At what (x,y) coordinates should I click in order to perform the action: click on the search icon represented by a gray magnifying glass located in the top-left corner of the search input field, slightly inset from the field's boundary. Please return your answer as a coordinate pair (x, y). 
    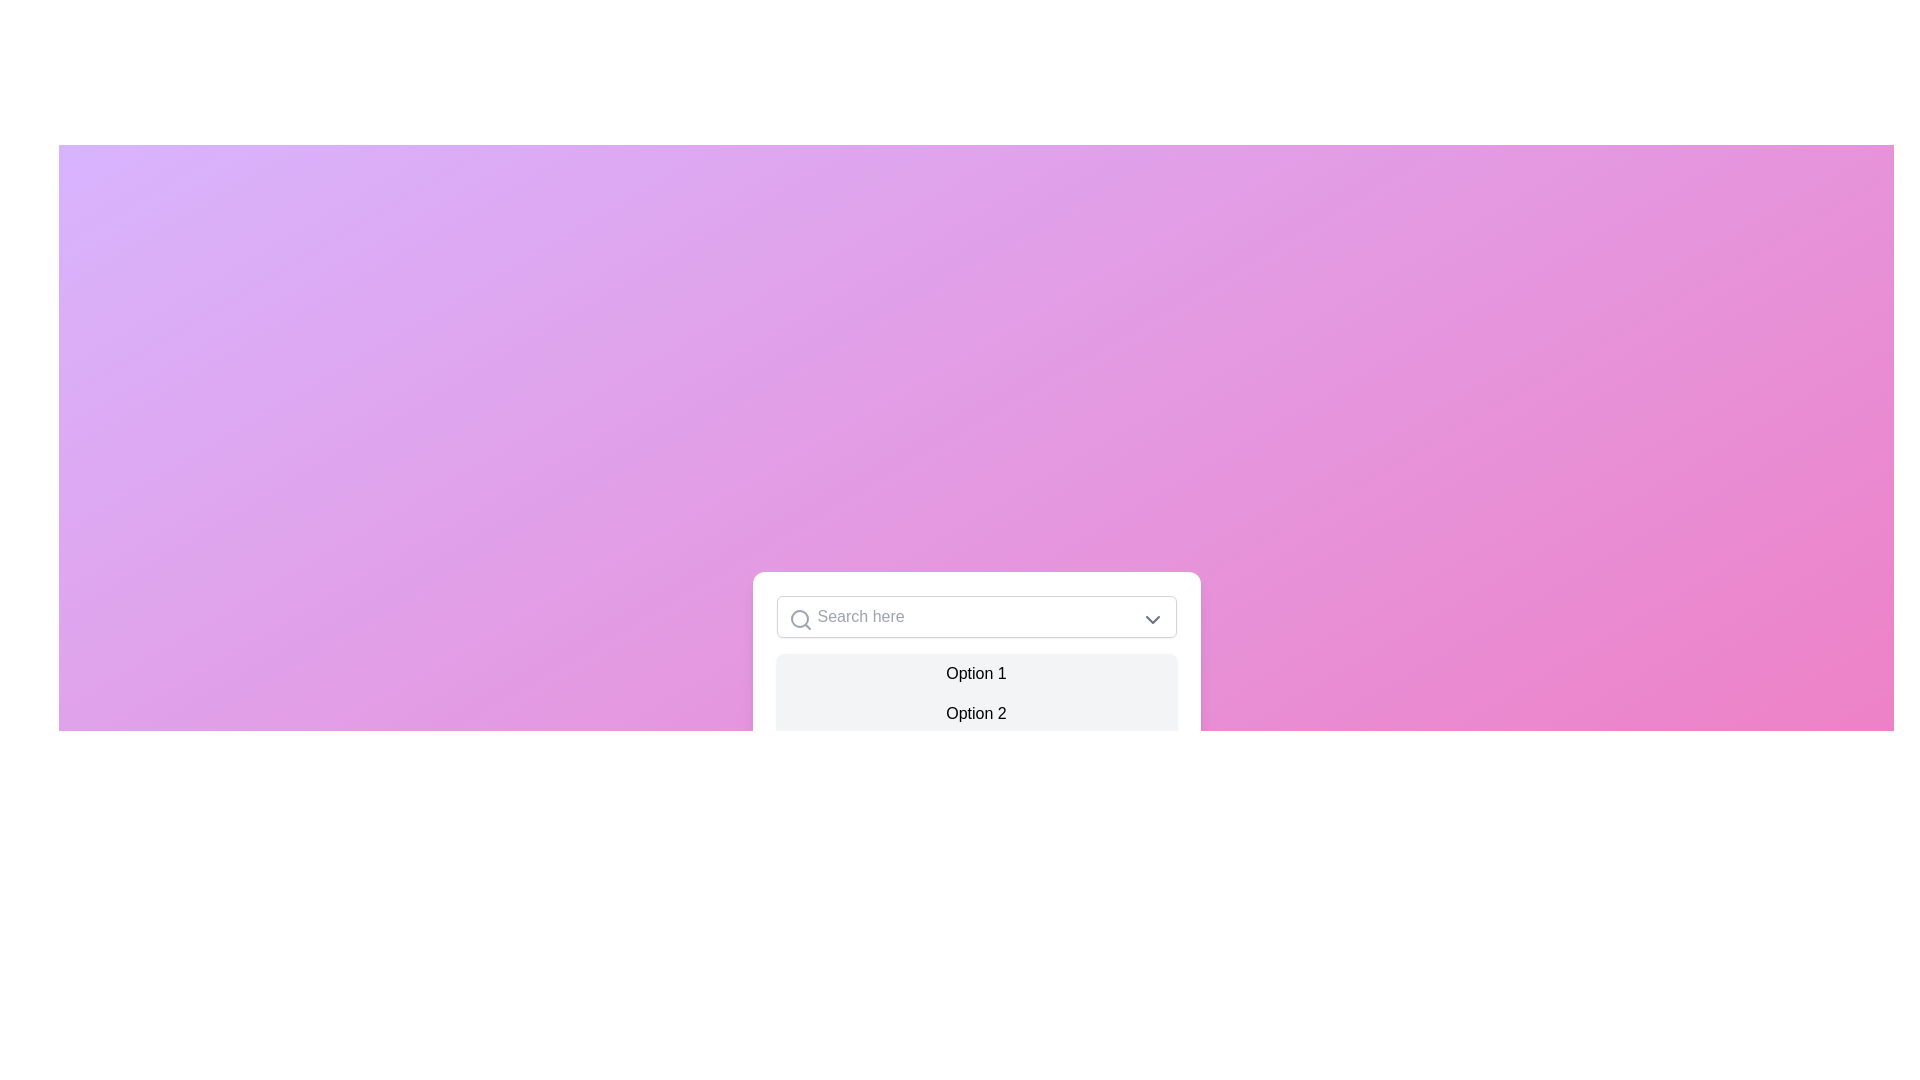
    Looking at the image, I should click on (800, 619).